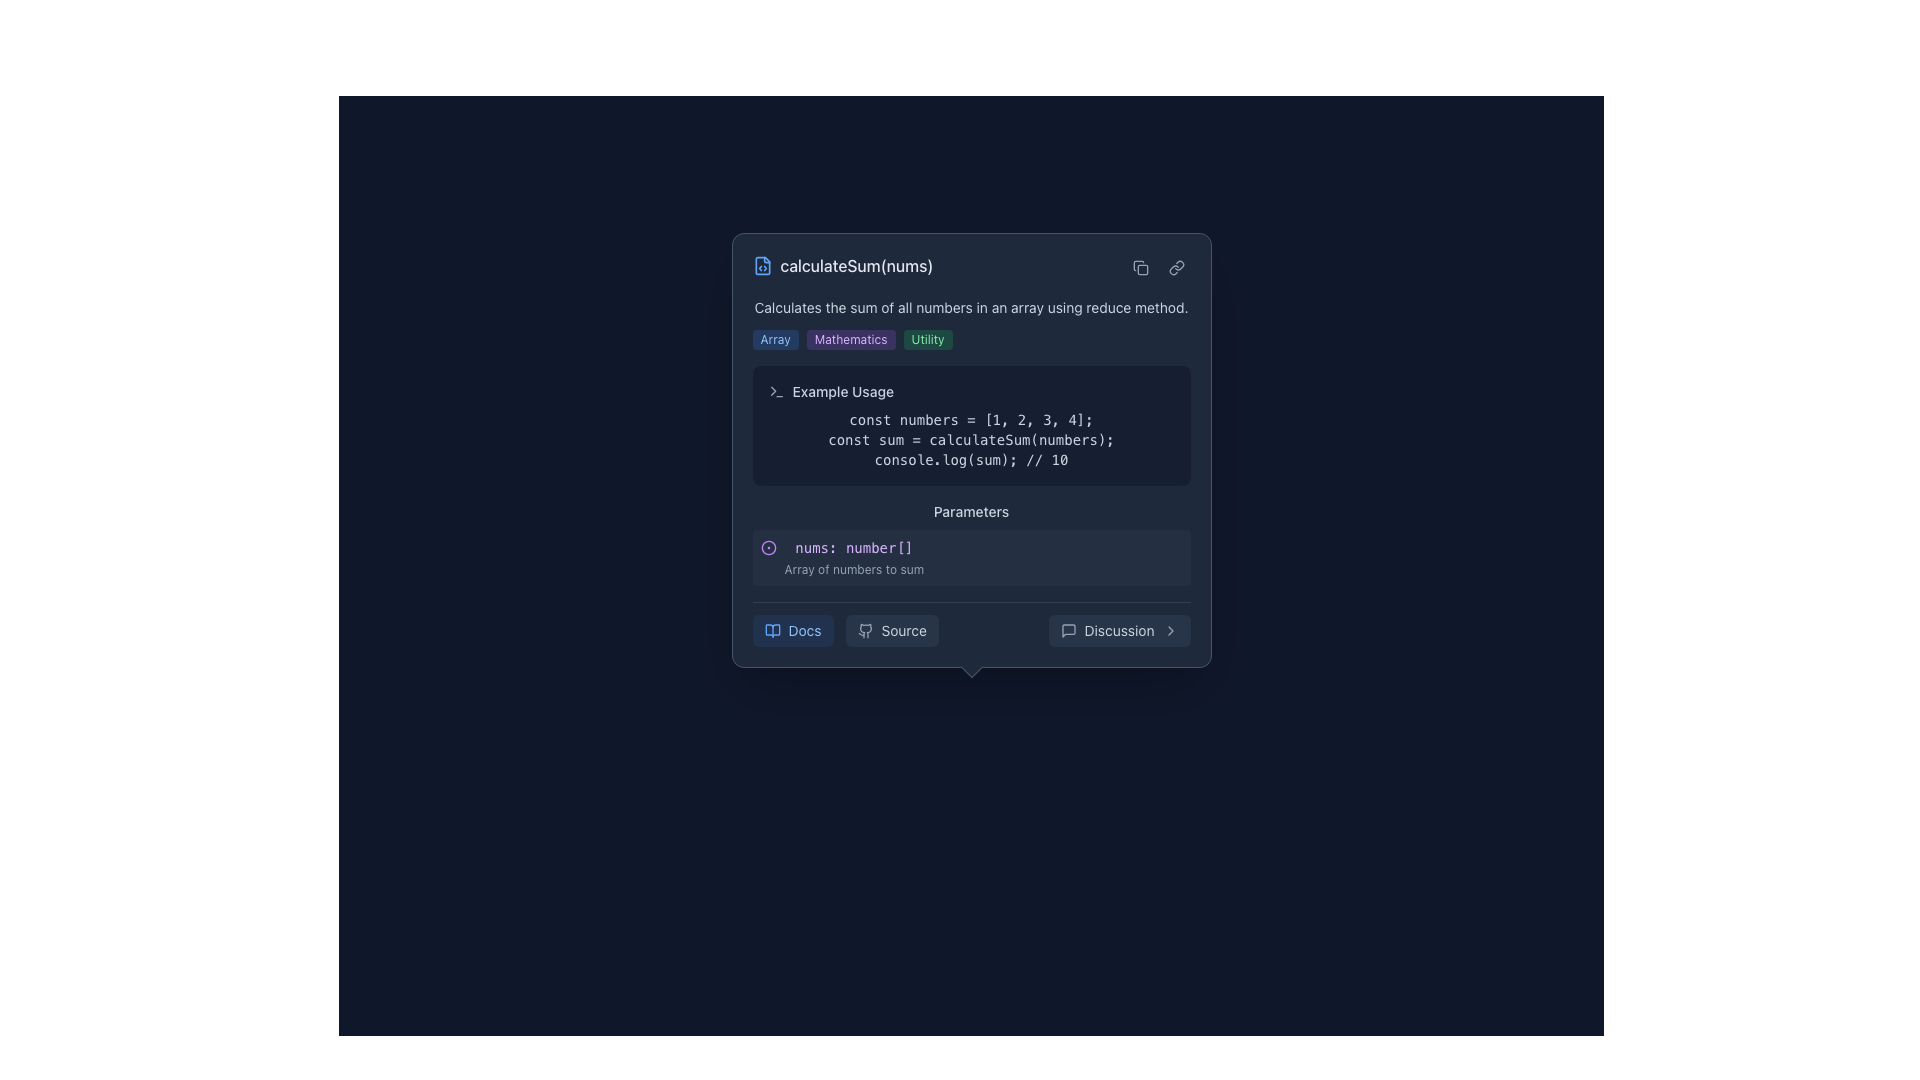  I want to click on the right-pointing chevron icon that indicates forward navigation, located at the far right side of the 'Discussion' button, so click(1170, 631).